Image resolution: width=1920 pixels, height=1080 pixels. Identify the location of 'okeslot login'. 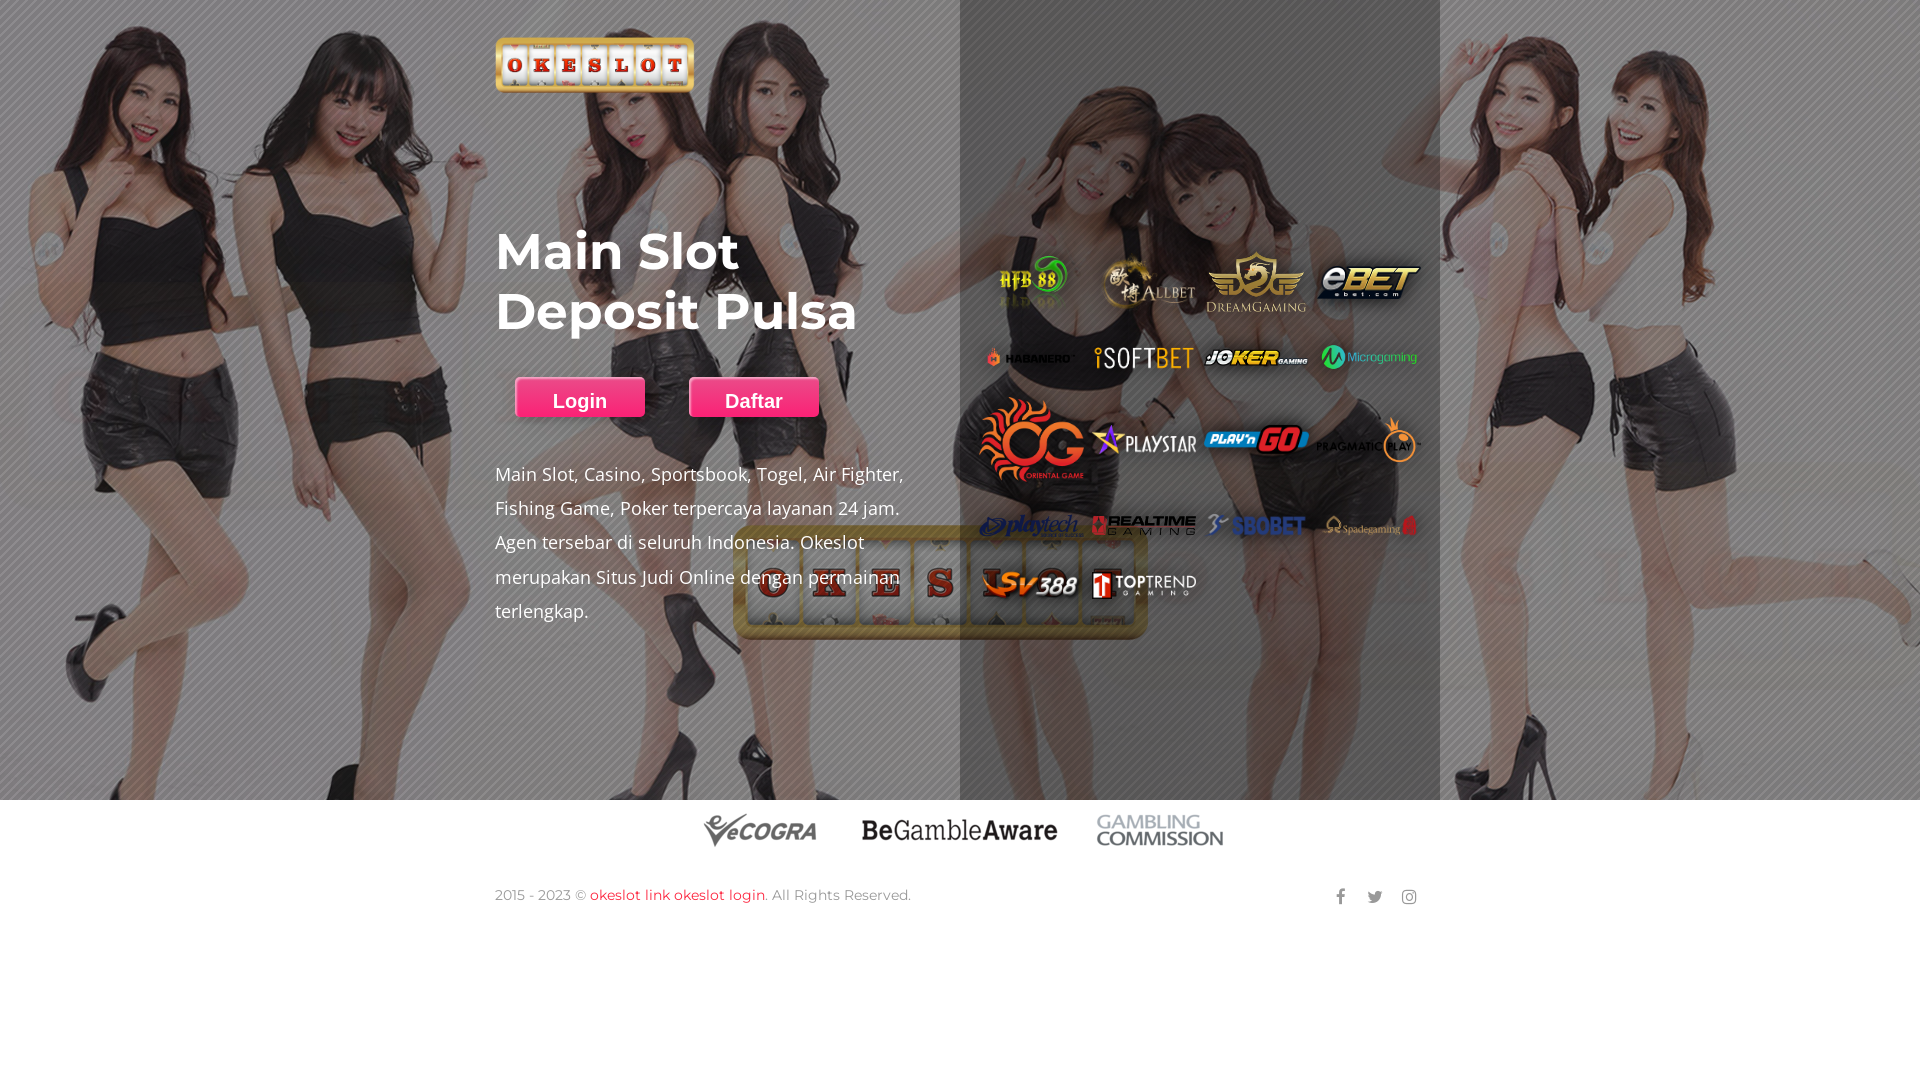
(719, 893).